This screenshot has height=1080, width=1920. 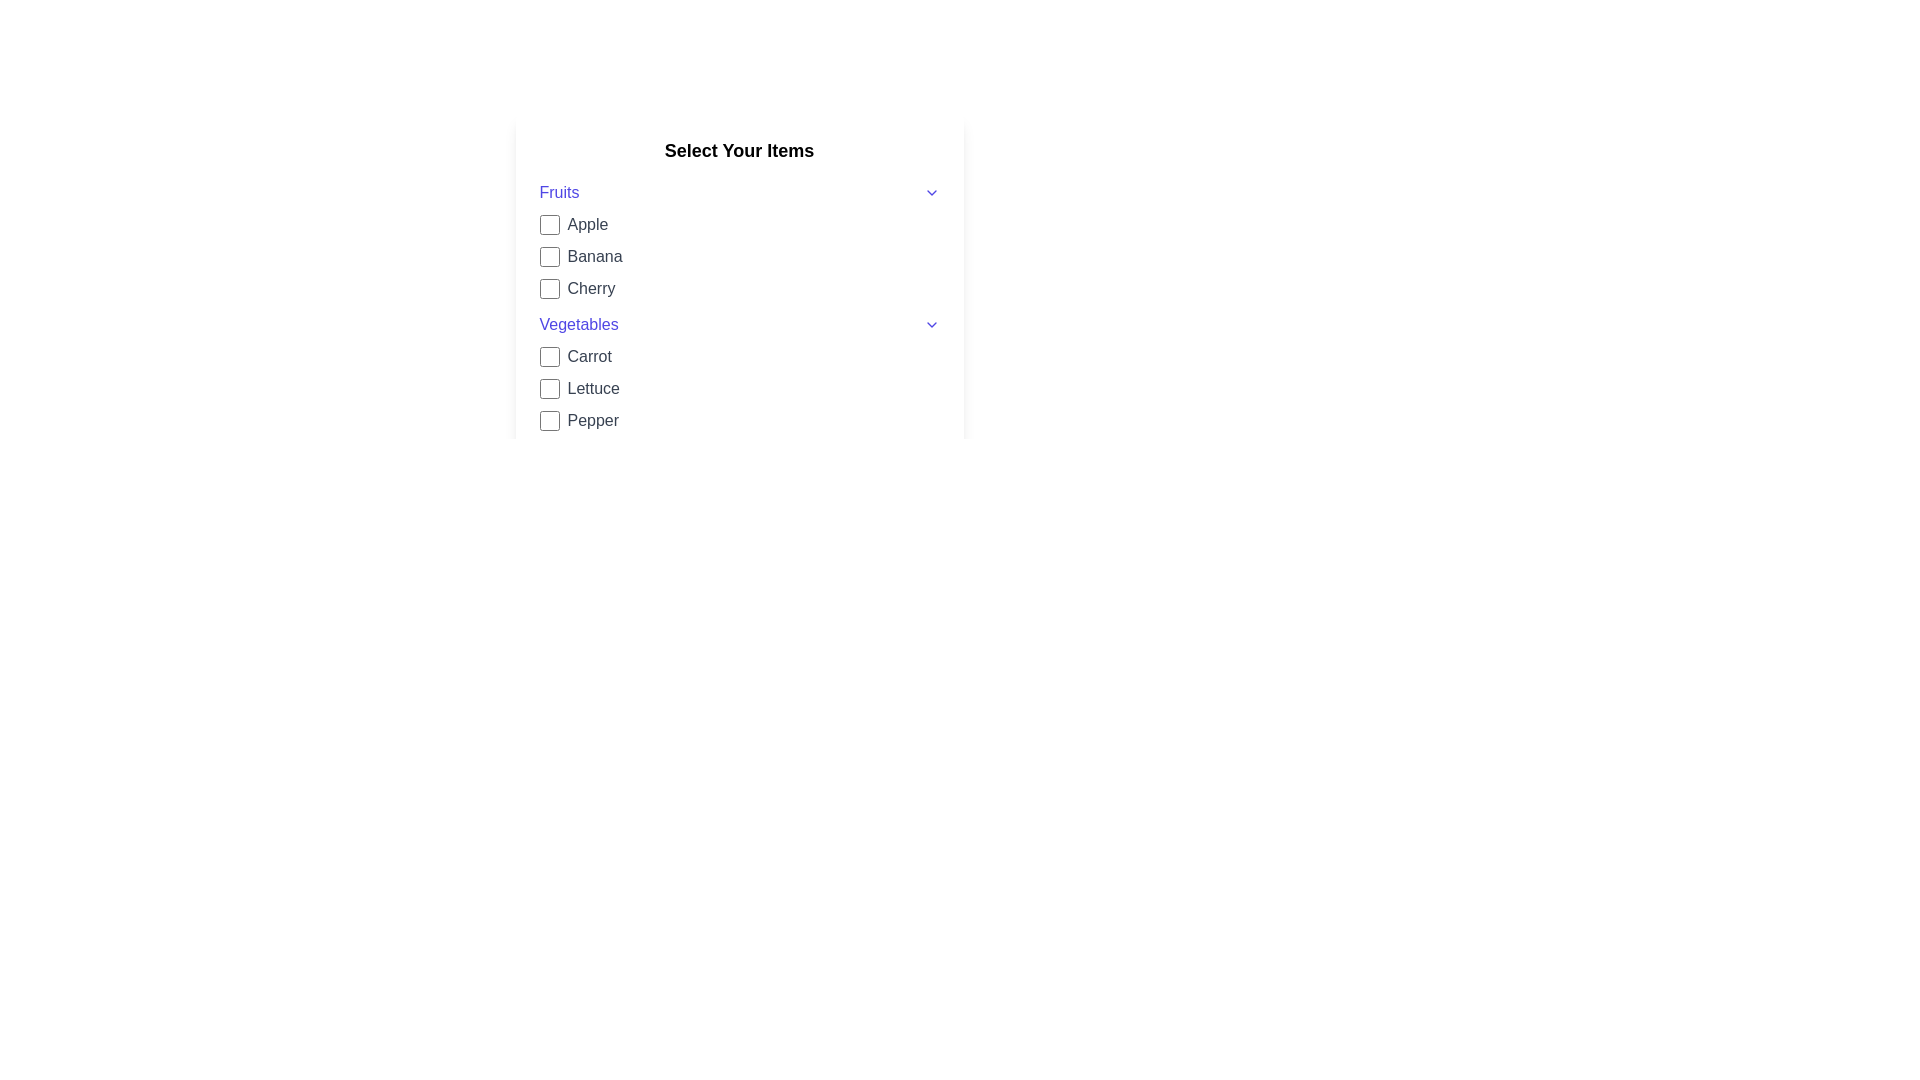 What do you see at coordinates (592, 419) in the screenshot?
I see `text from the Text Label displaying 'Pepper' in gray font, located under the heading 'Vegetables' and next to its corresponding checkbox` at bounding box center [592, 419].